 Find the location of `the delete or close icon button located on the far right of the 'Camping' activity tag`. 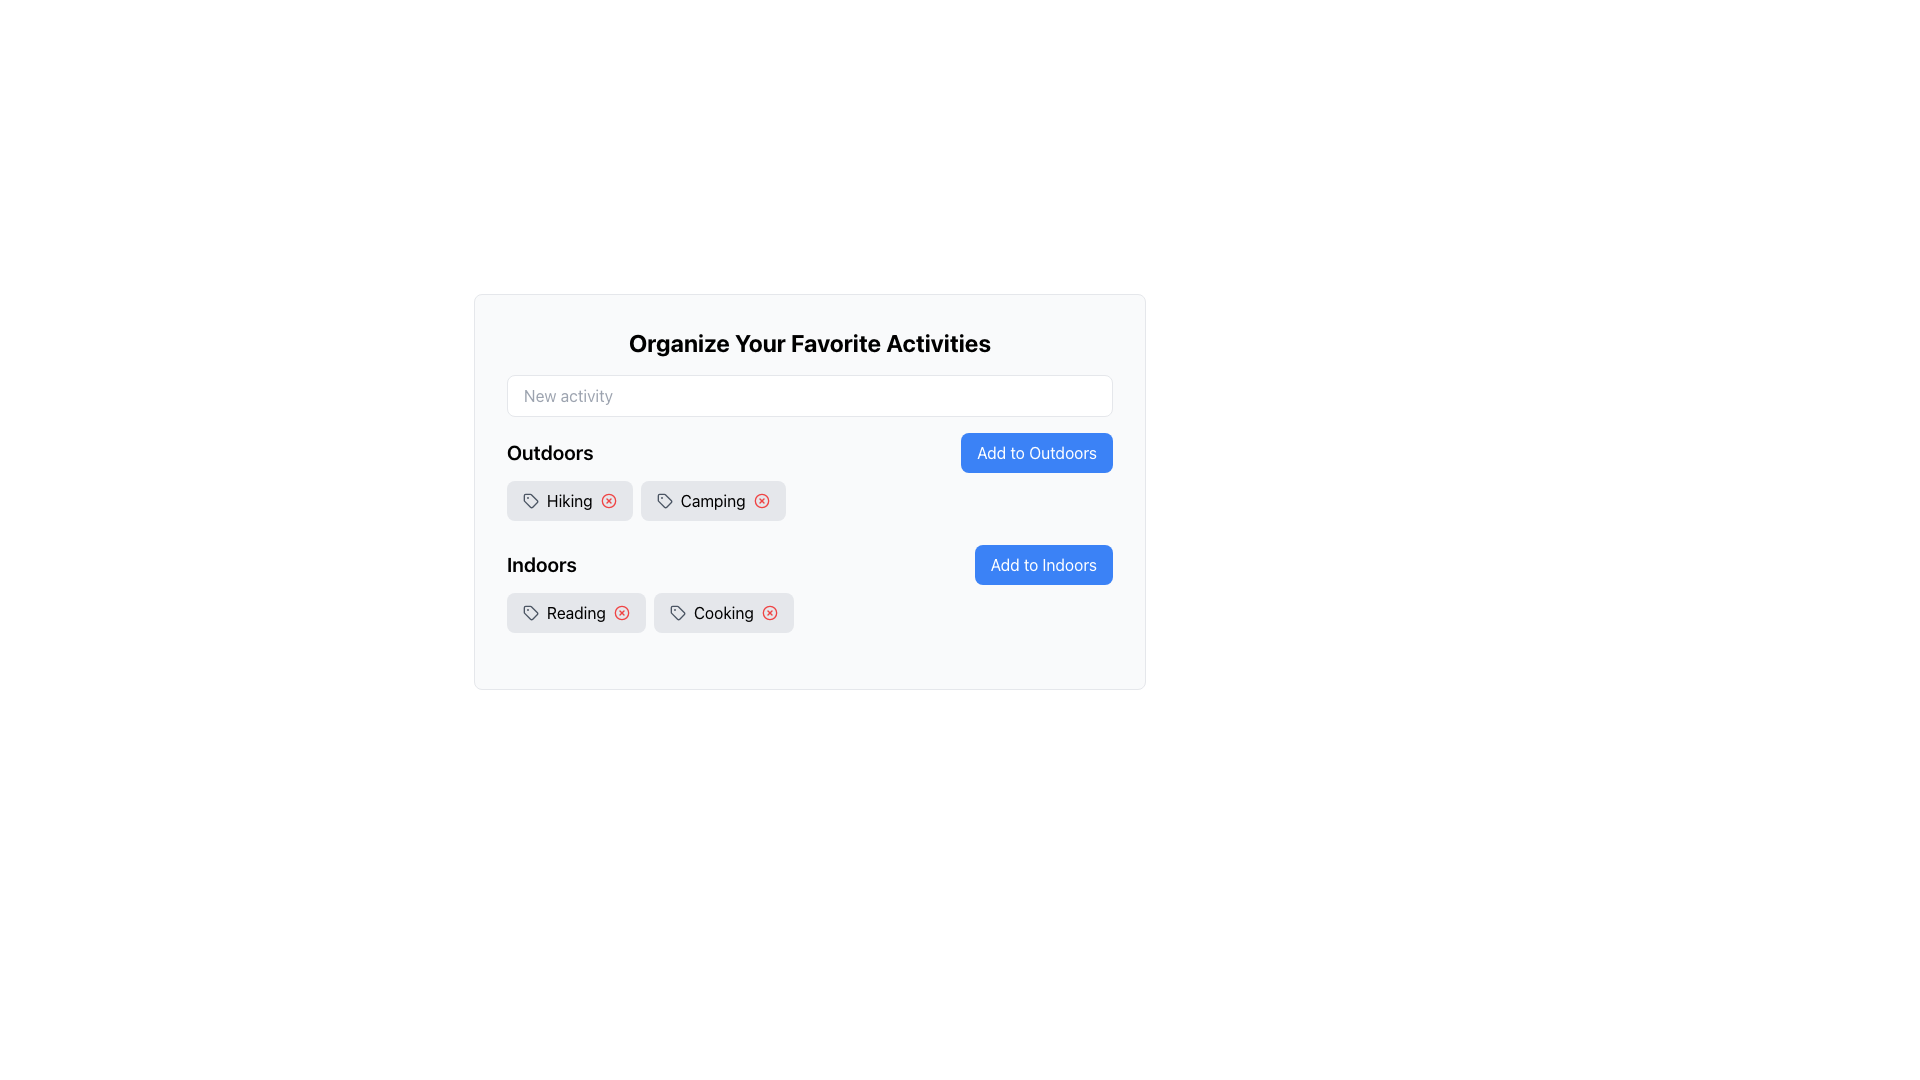

the delete or close icon button located on the far right of the 'Camping' activity tag is located at coordinates (760, 500).